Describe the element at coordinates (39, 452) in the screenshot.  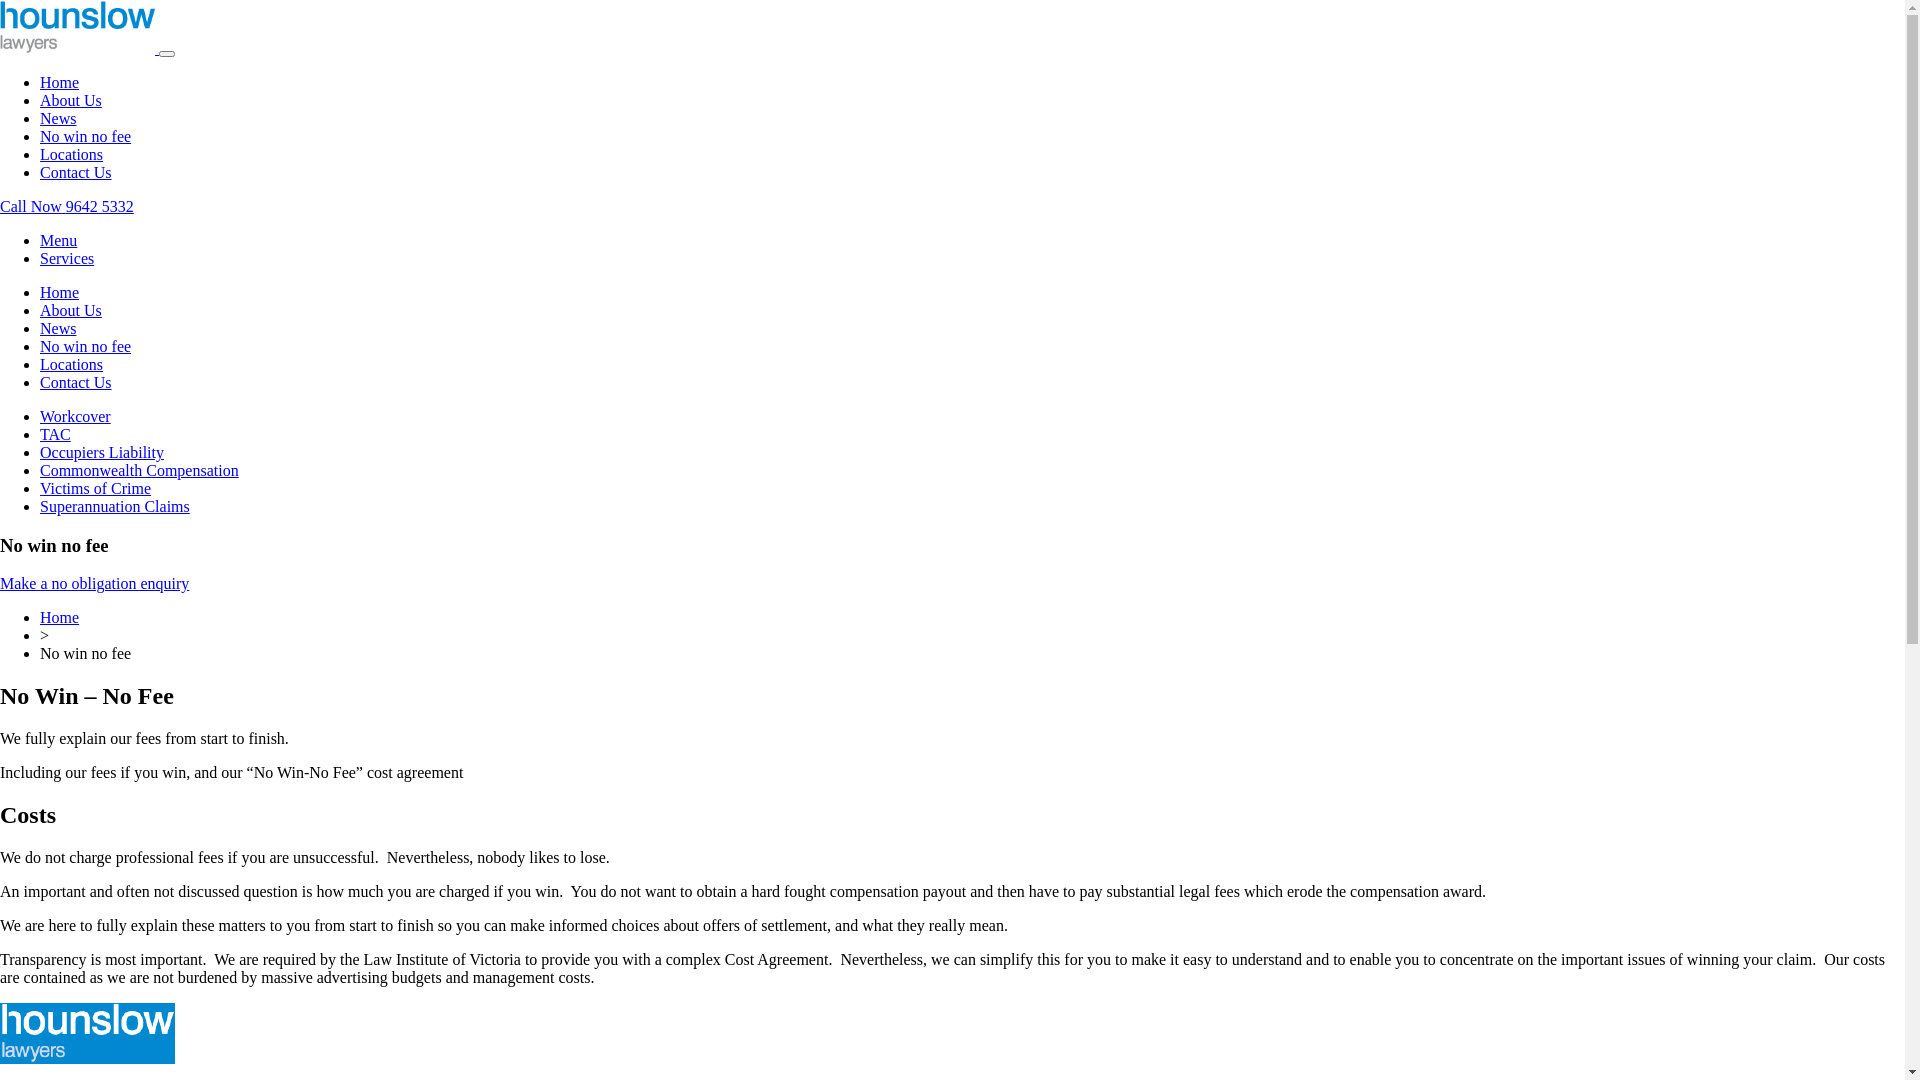
I see `'Occupiers Liability'` at that location.